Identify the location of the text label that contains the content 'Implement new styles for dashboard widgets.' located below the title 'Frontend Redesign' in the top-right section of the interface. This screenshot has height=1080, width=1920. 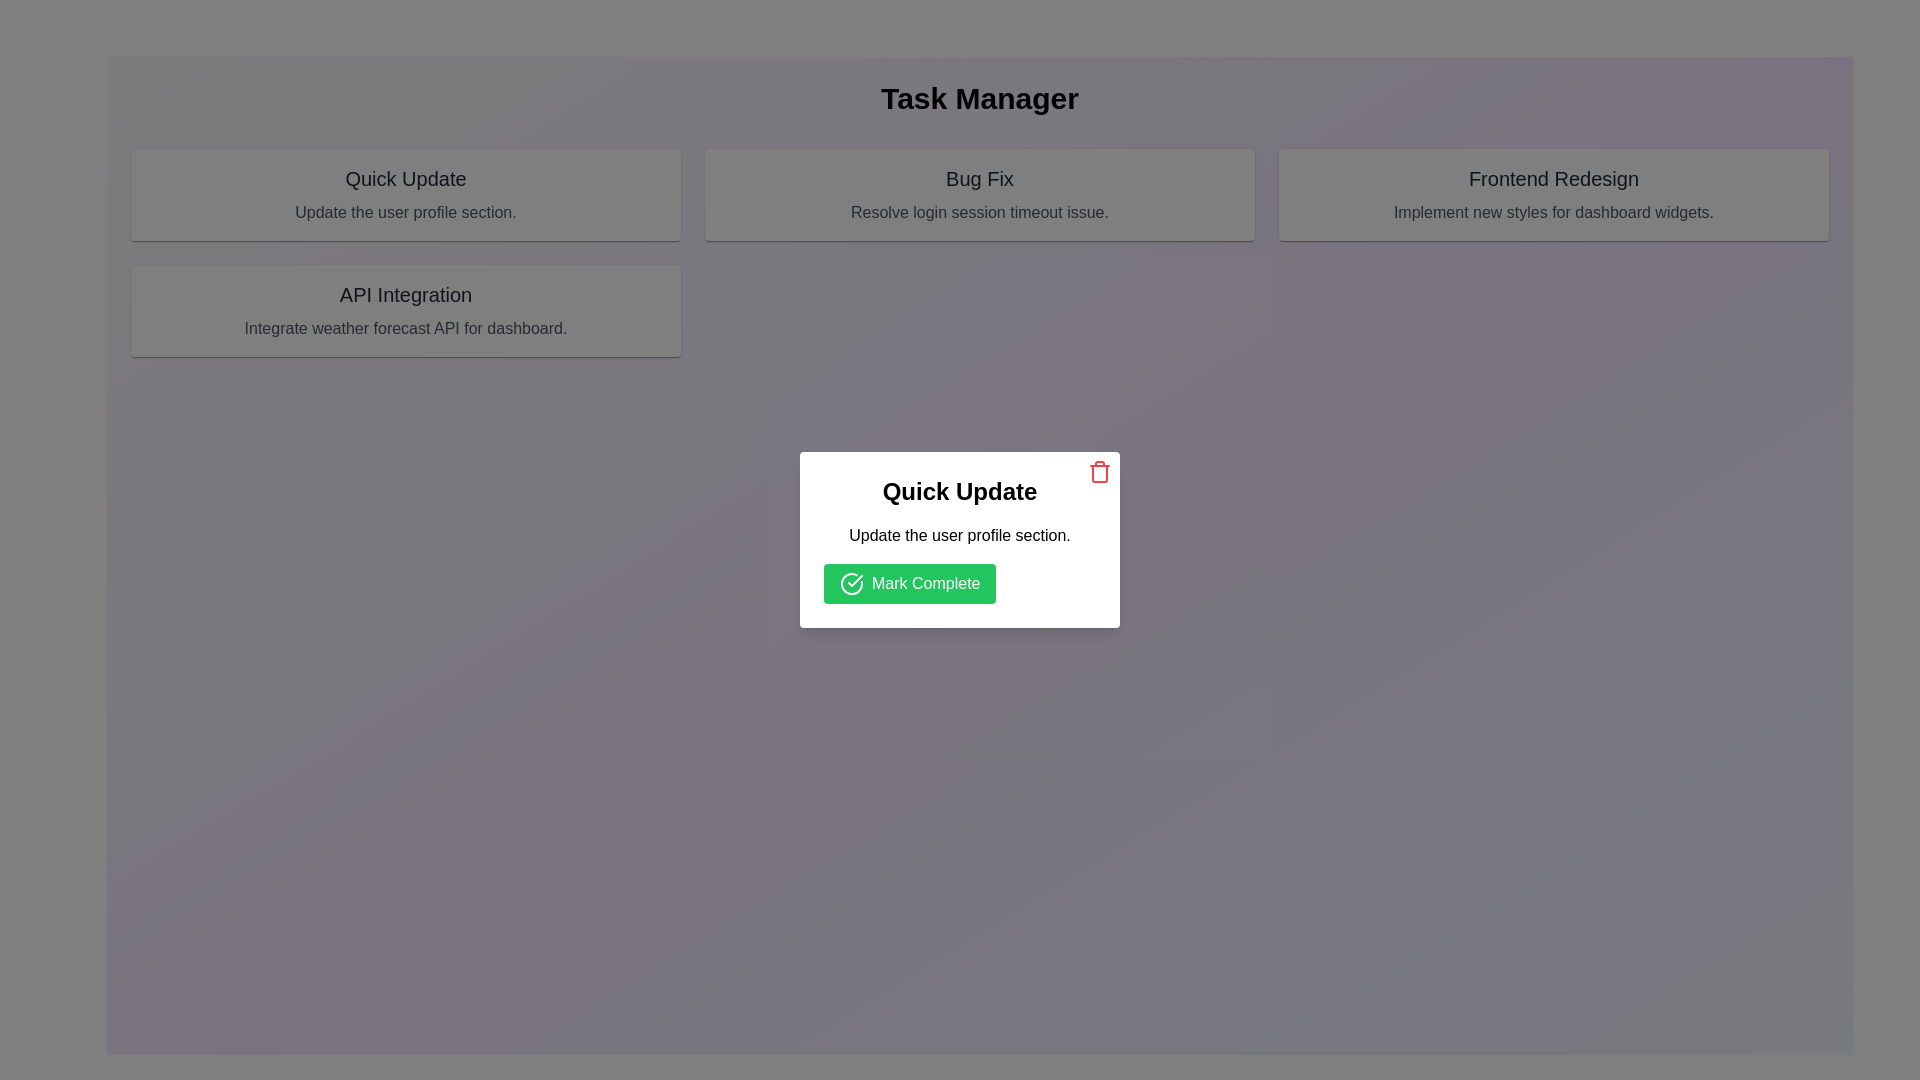
(1553, 212).